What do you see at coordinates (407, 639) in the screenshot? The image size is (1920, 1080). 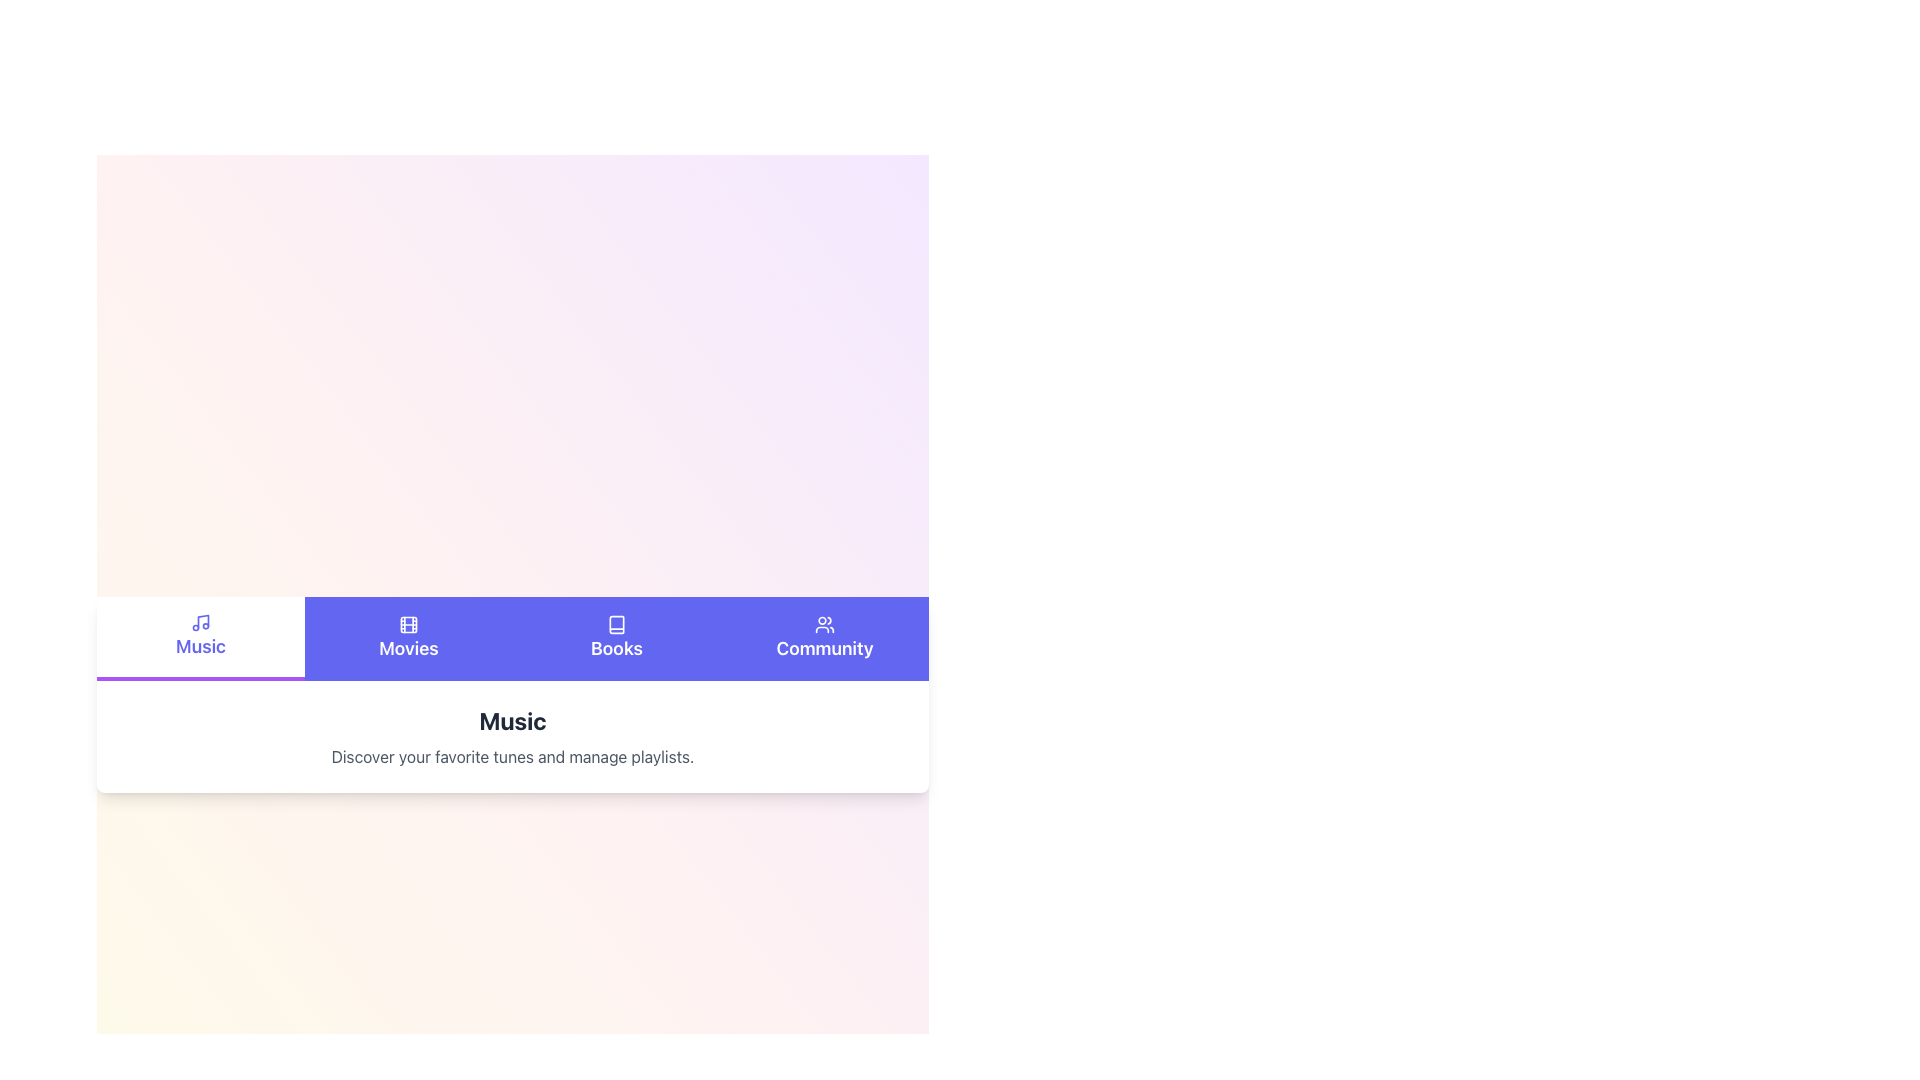 I see `the 'Movies' button, which is a rectangular button with a purple background and white text, displaying an icon of a film strip above the text, located in the horizontal navigation bar` at bounding box center [407, 639].